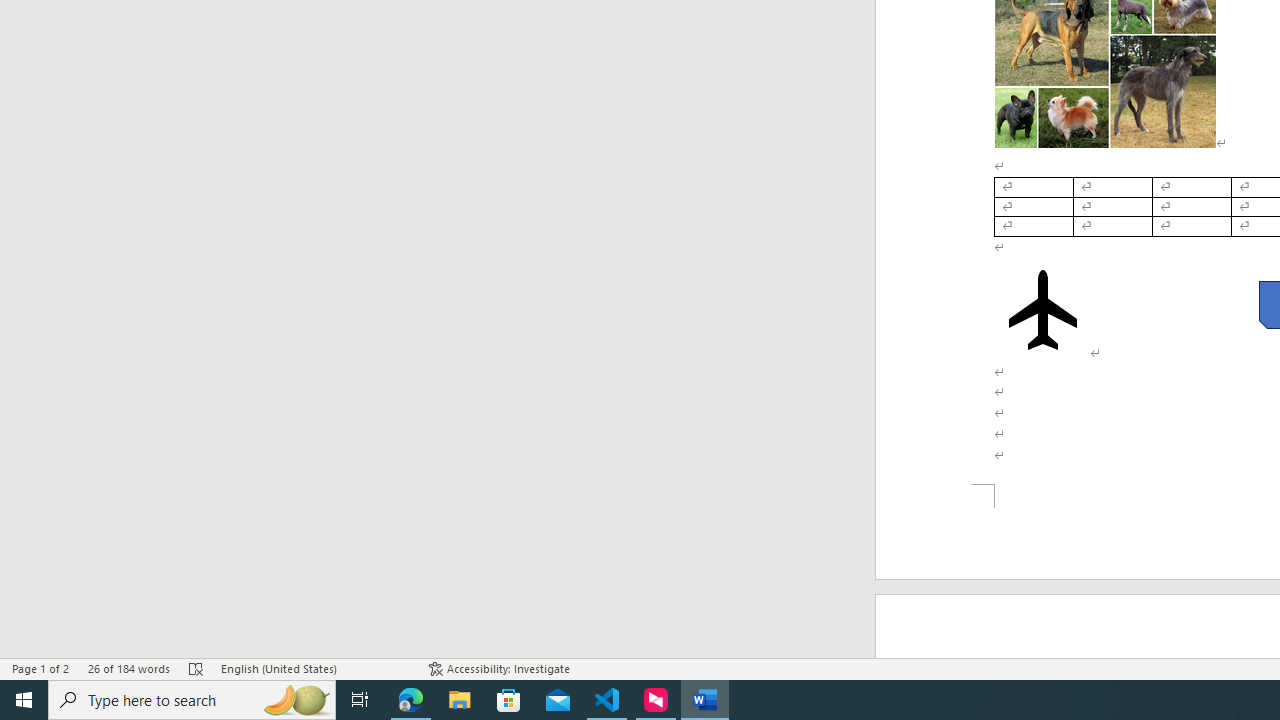  I want to click on 'Accessibility Checker Accessibility: Investigate', so click(499, 669).